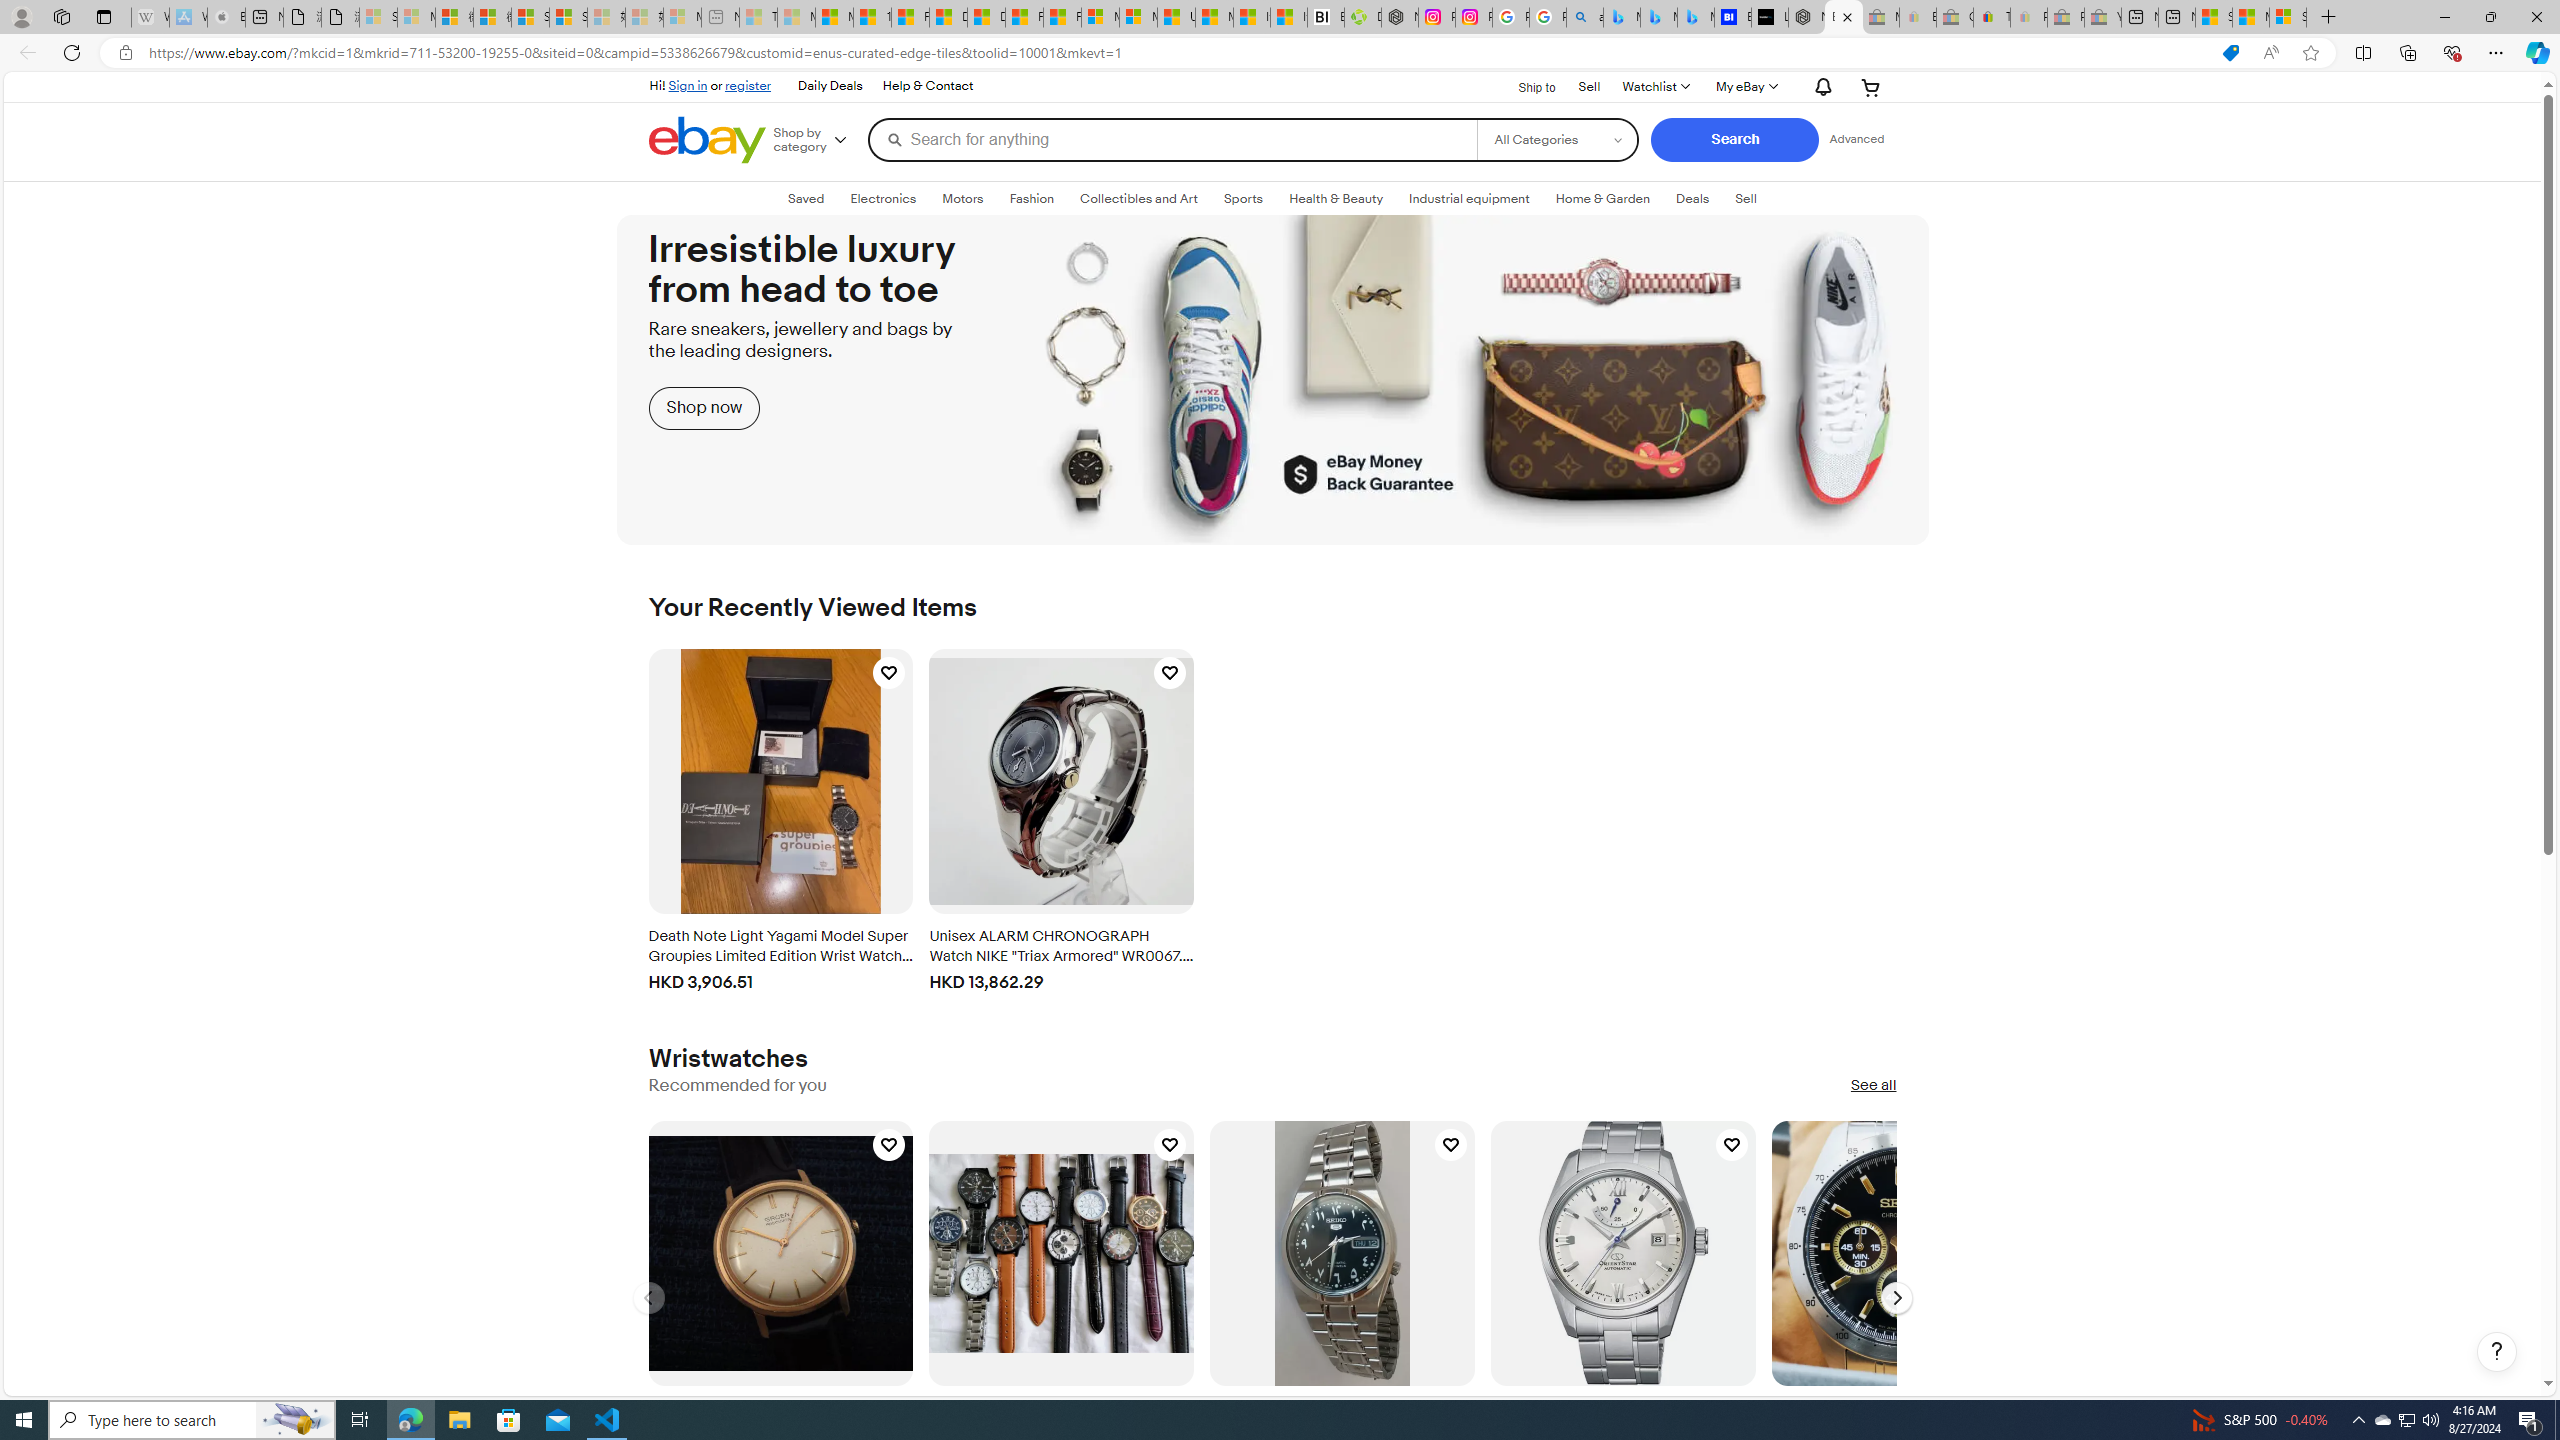  What do you see at coordinates (1243, 199) in the screenshot?
I see `'Sports'` at bounding box center [1243, 199].